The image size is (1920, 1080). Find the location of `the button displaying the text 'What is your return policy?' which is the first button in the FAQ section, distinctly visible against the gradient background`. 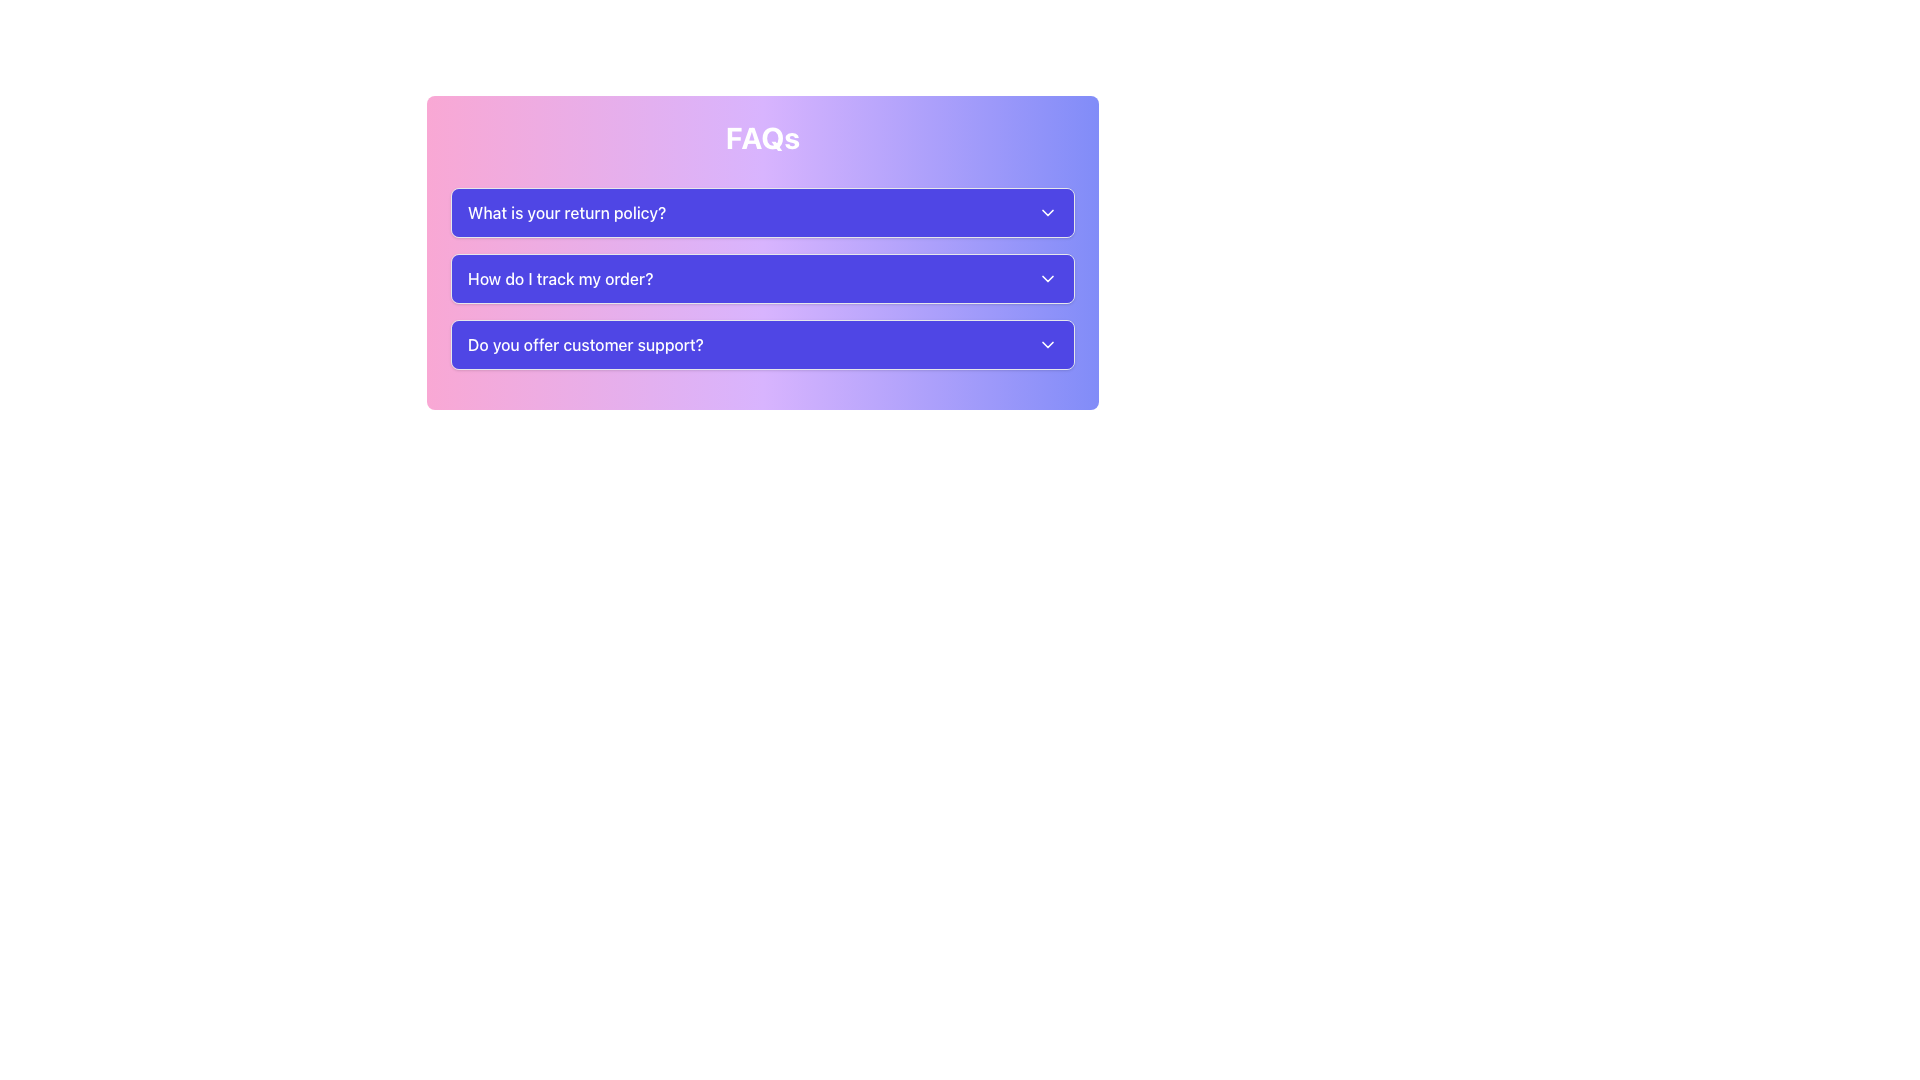

the button displaying the text 'What is your return policy?' which is the first button in the FAQ section, distinctly visible against the gradient background is located at coordinates (566, 212).